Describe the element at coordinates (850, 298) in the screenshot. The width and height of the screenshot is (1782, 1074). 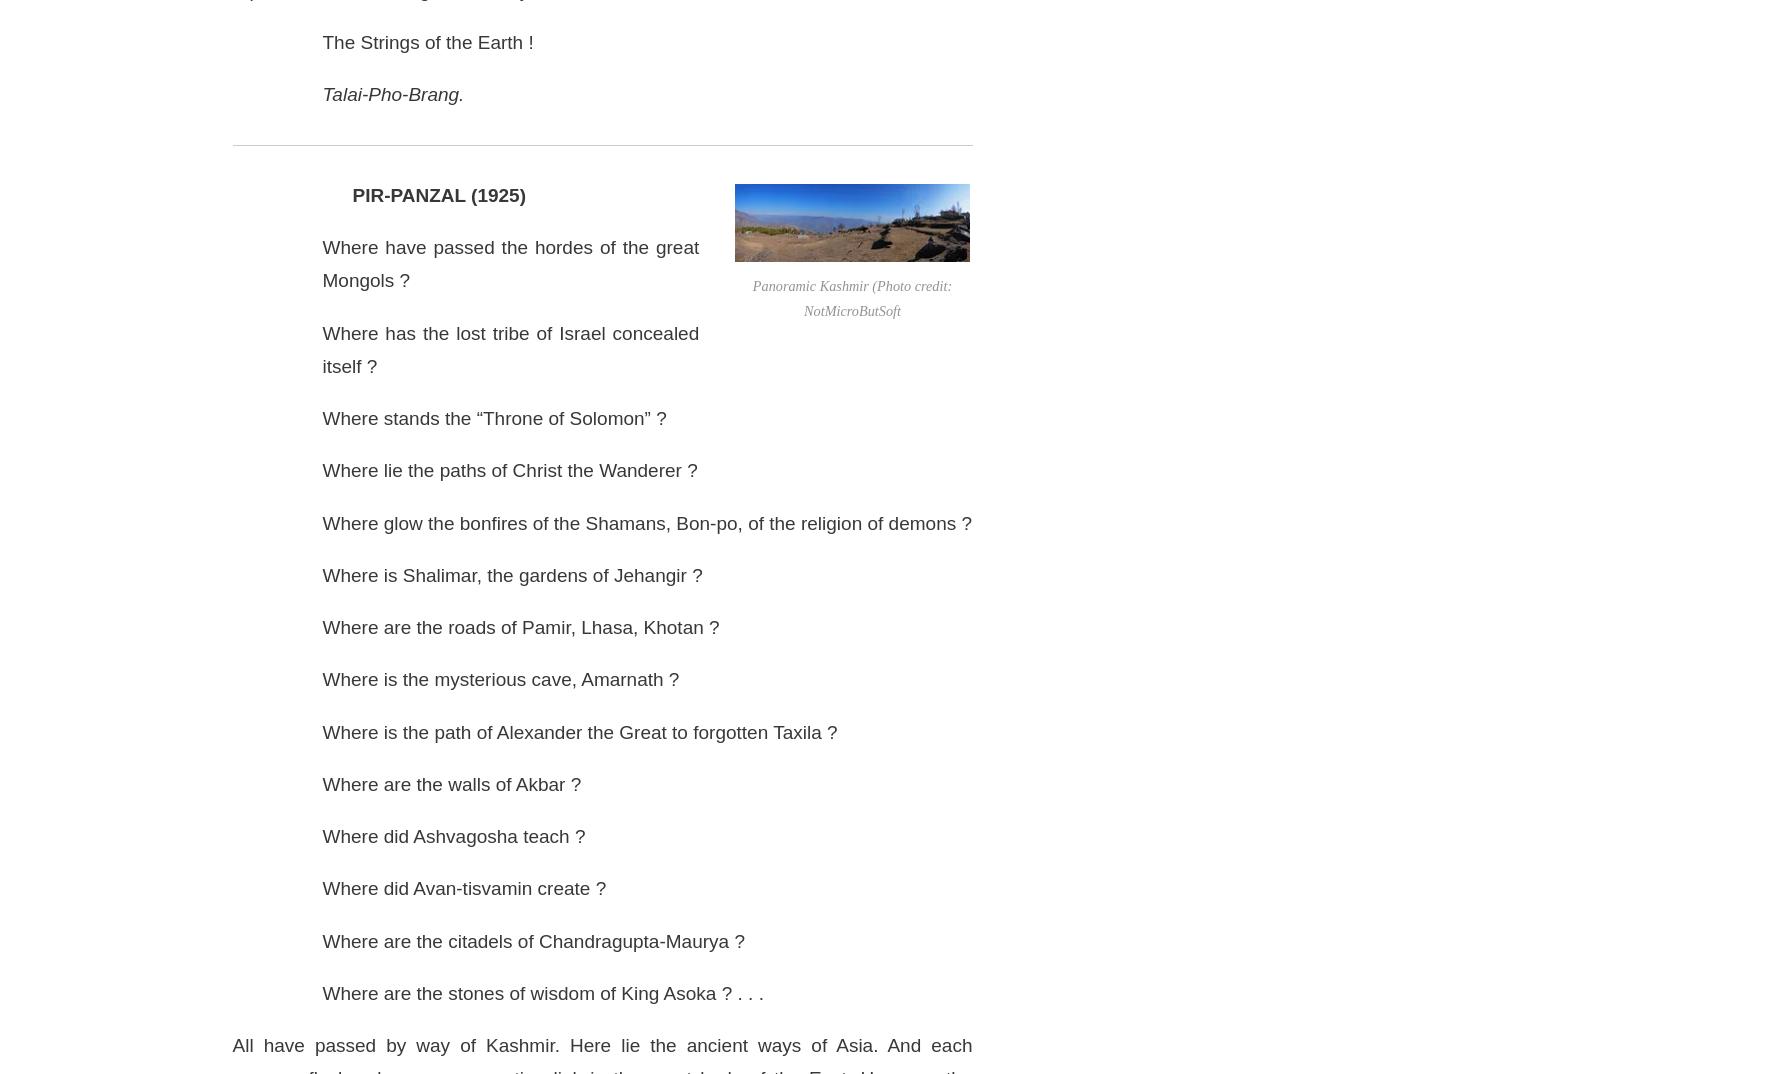
I see `'Panoramic Kashmir (Photo credit: NotMicroButSoft'` at that location.